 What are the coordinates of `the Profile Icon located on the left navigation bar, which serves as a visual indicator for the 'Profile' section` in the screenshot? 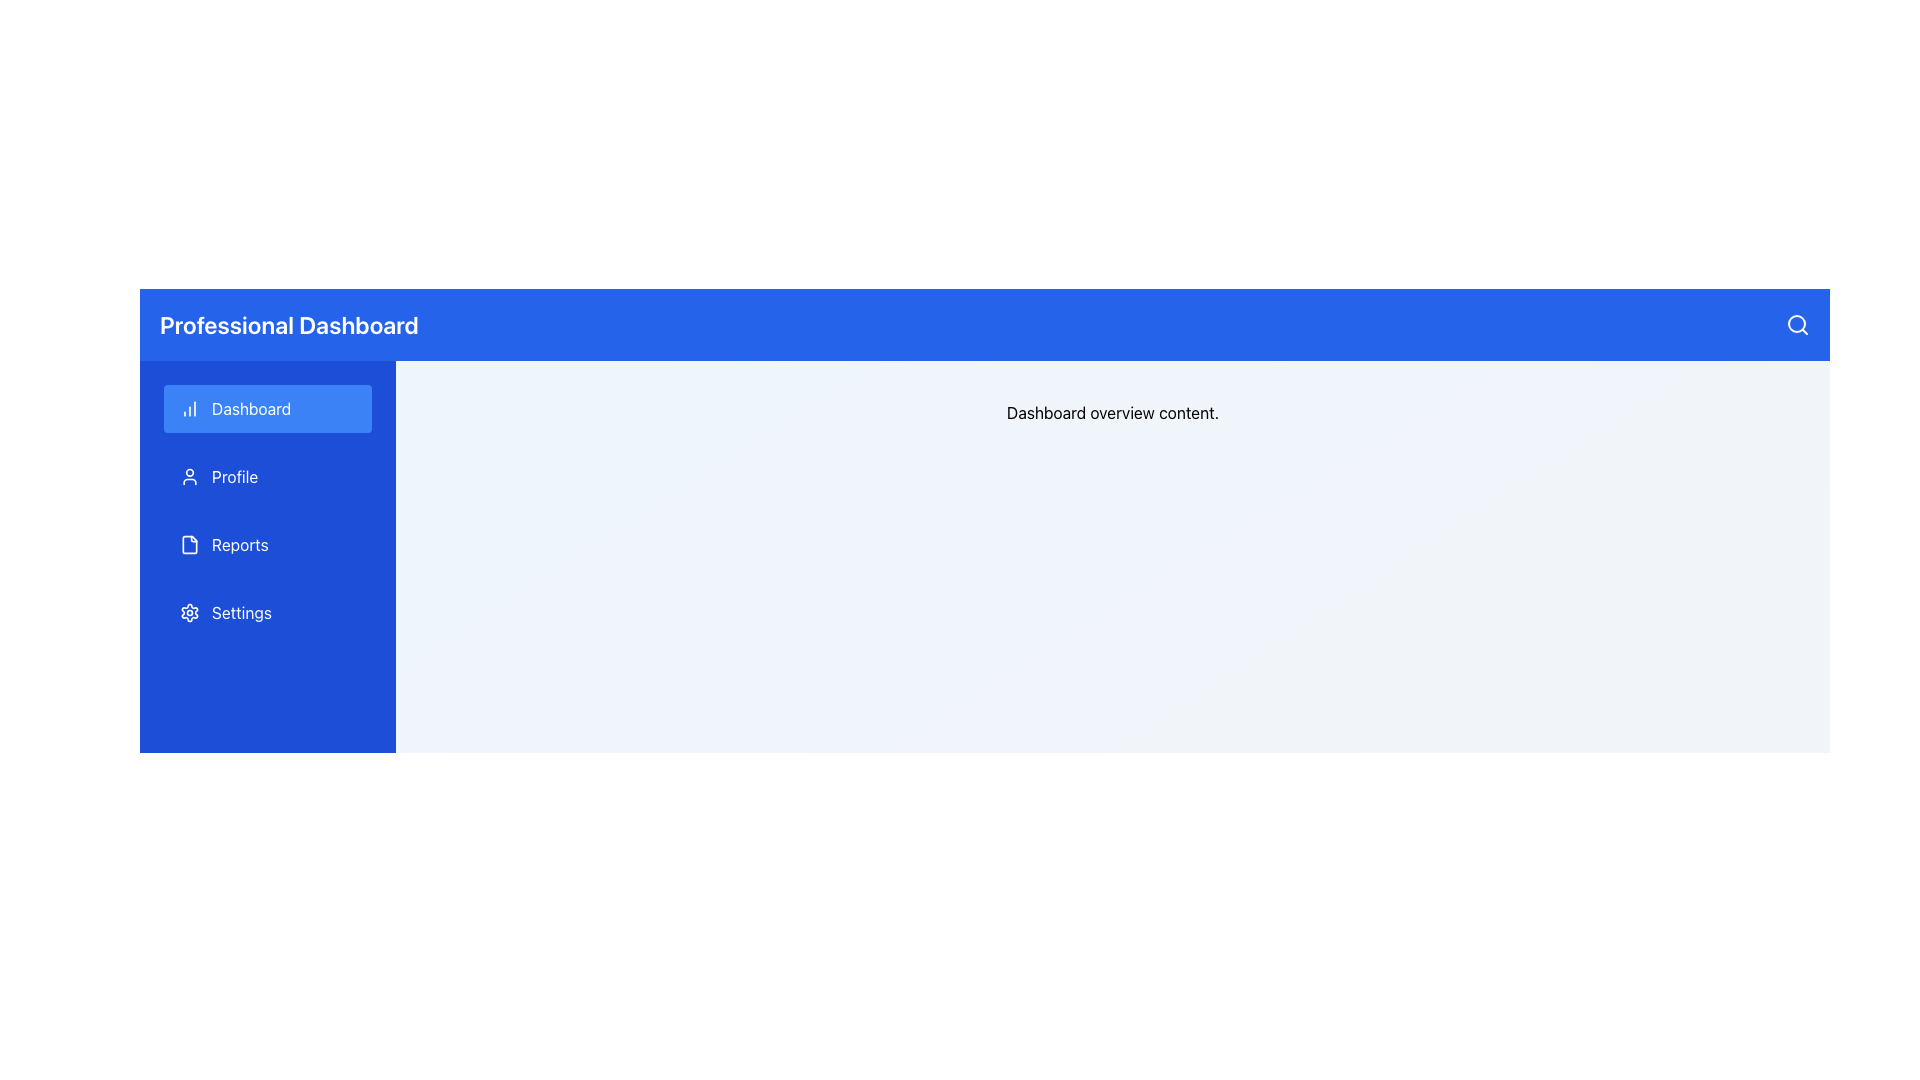 It's located at (190, 477).